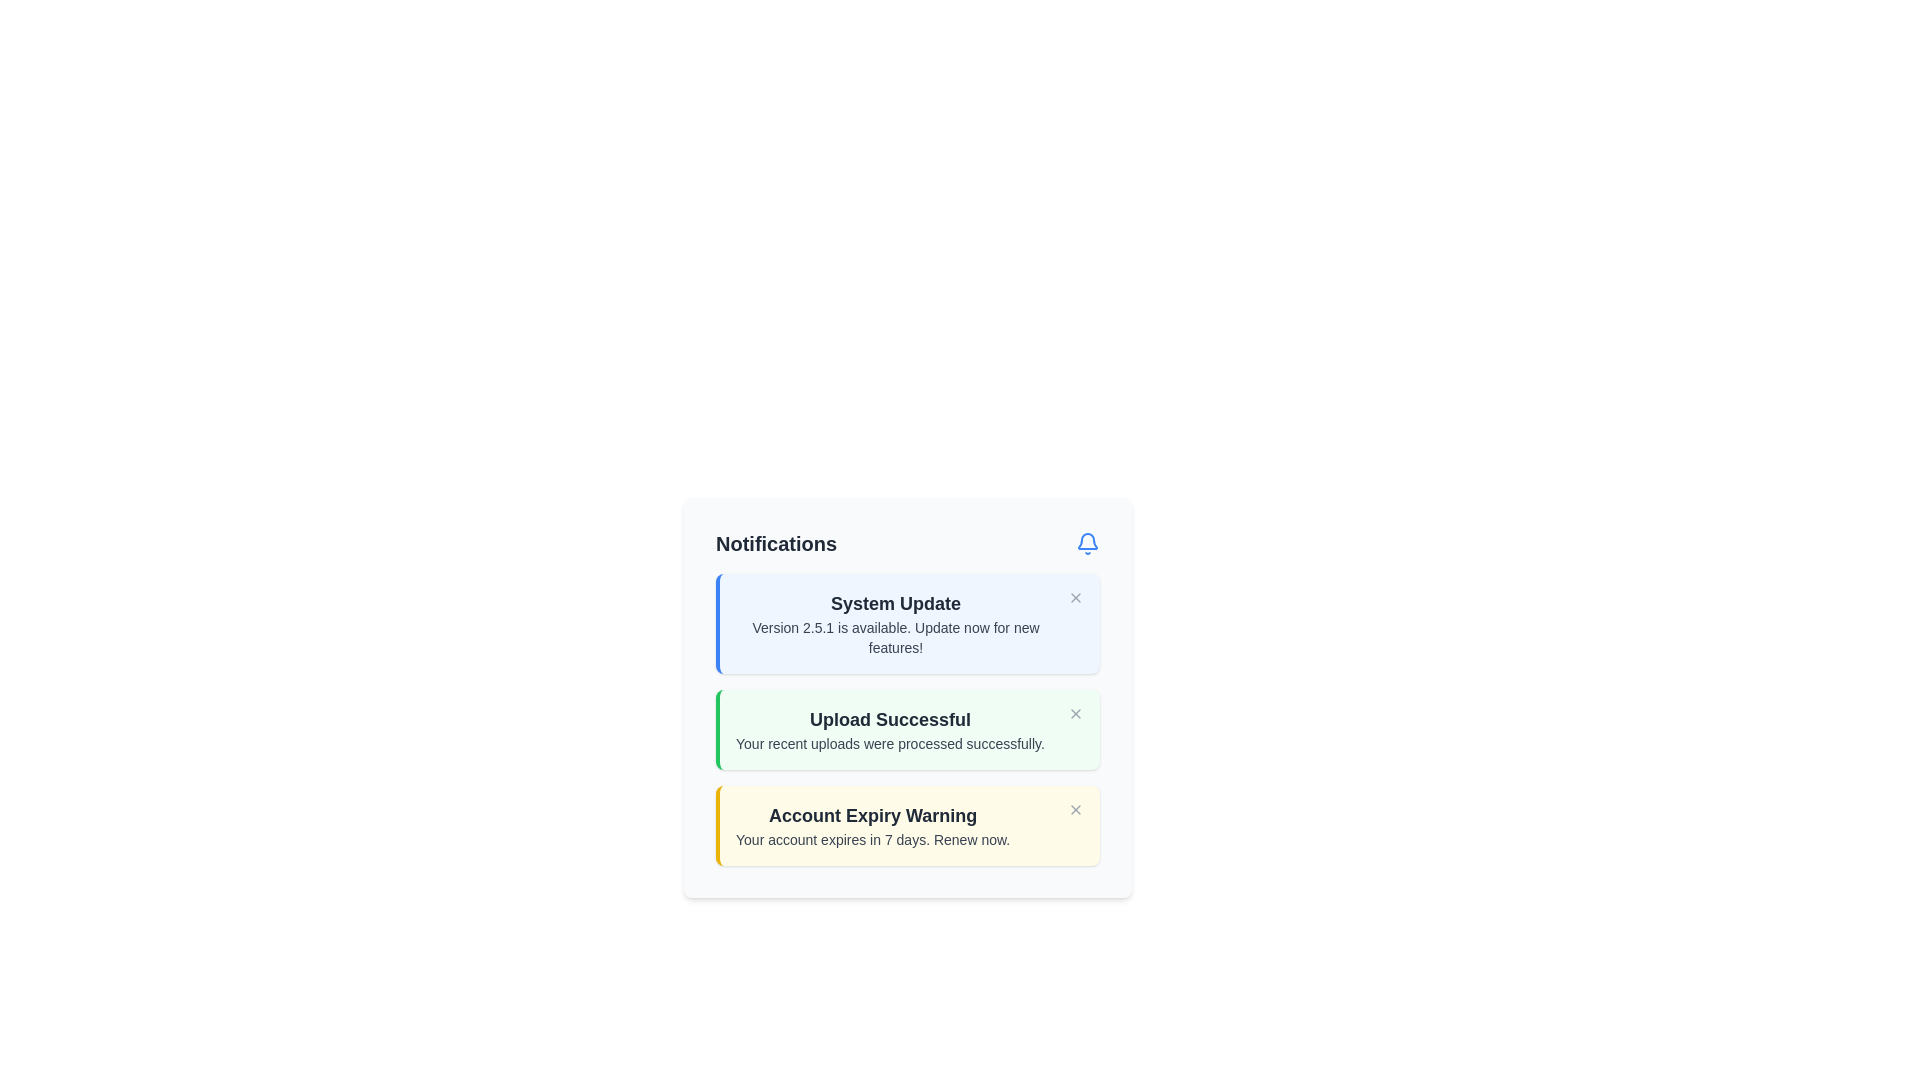 Image resolution: width=1920 pixels, height=1080 pixels. Describe the element at coordinates (775, 543) in the screenshot. I see `the heading text element indicating notifications, located in the top-left area before the bell icon` at that location.